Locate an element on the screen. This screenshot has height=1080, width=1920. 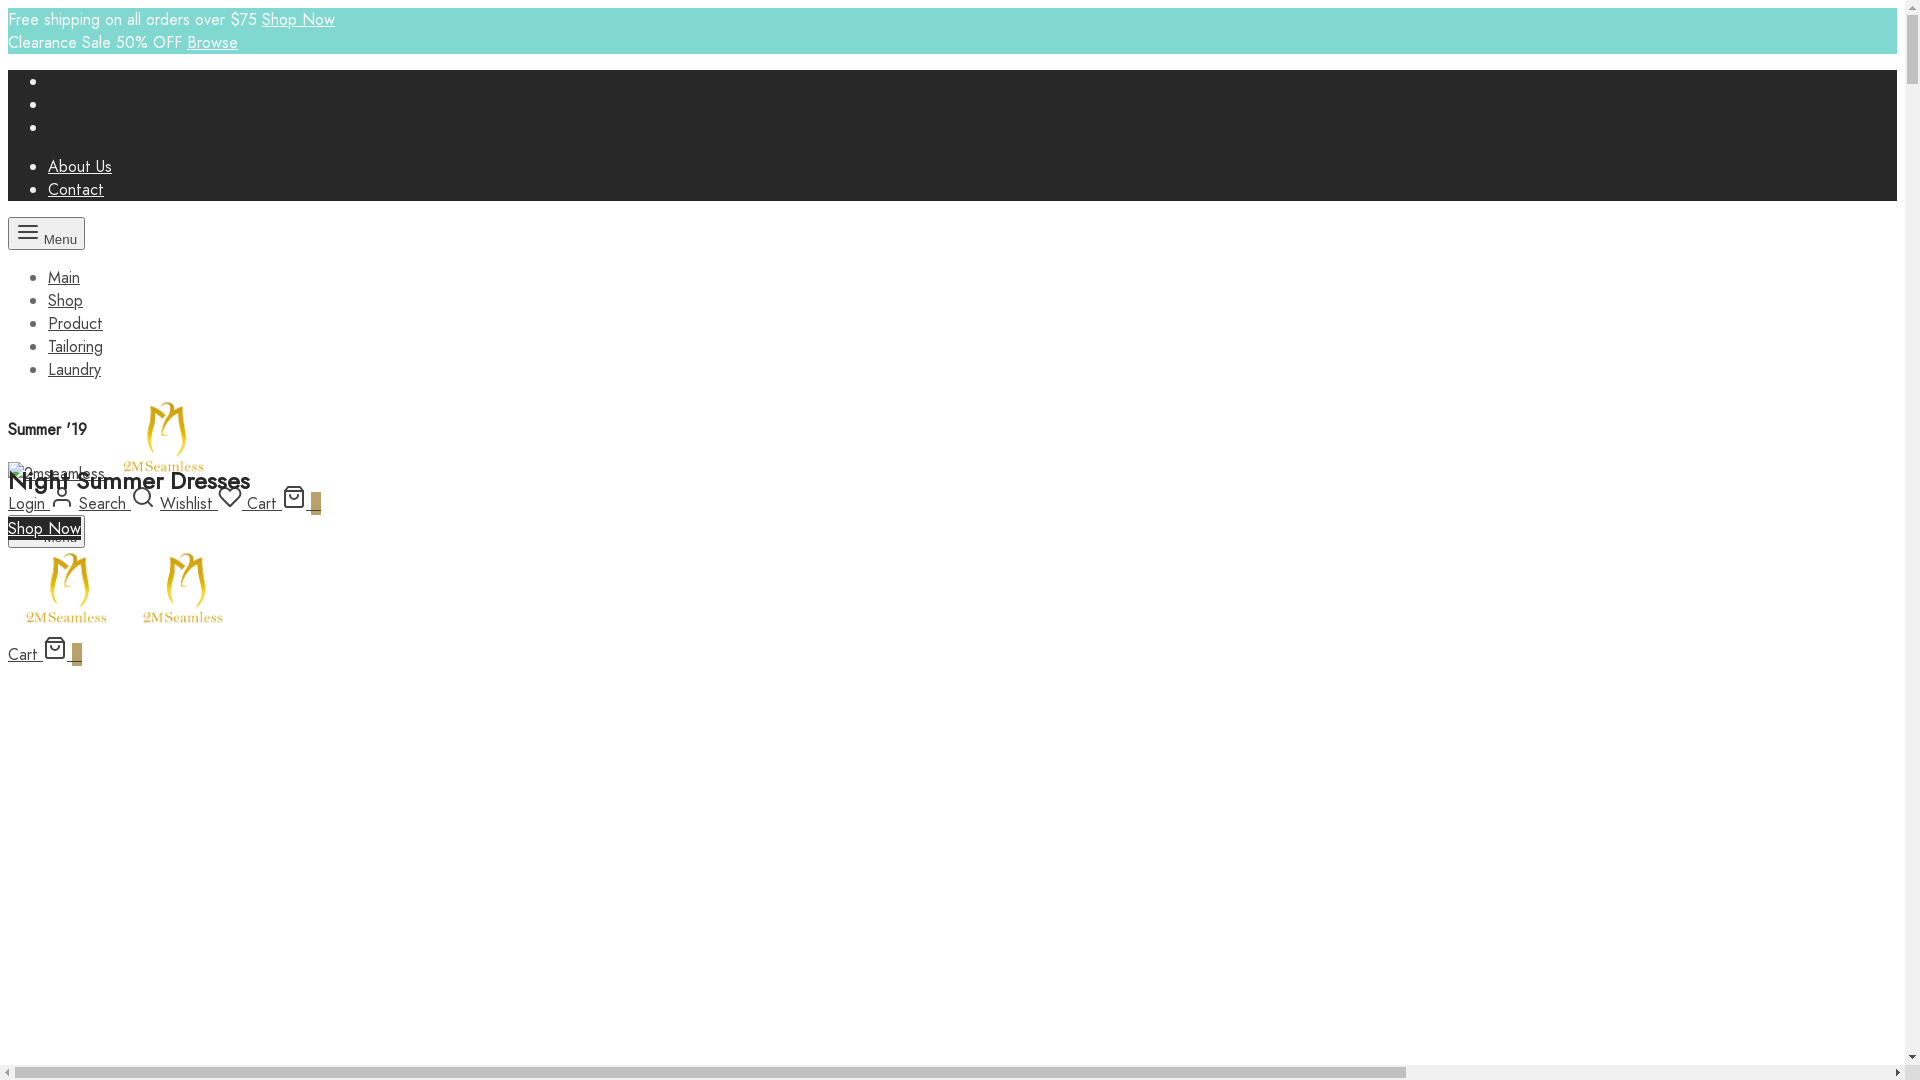
'Product' is located at coordinates (75, 322).